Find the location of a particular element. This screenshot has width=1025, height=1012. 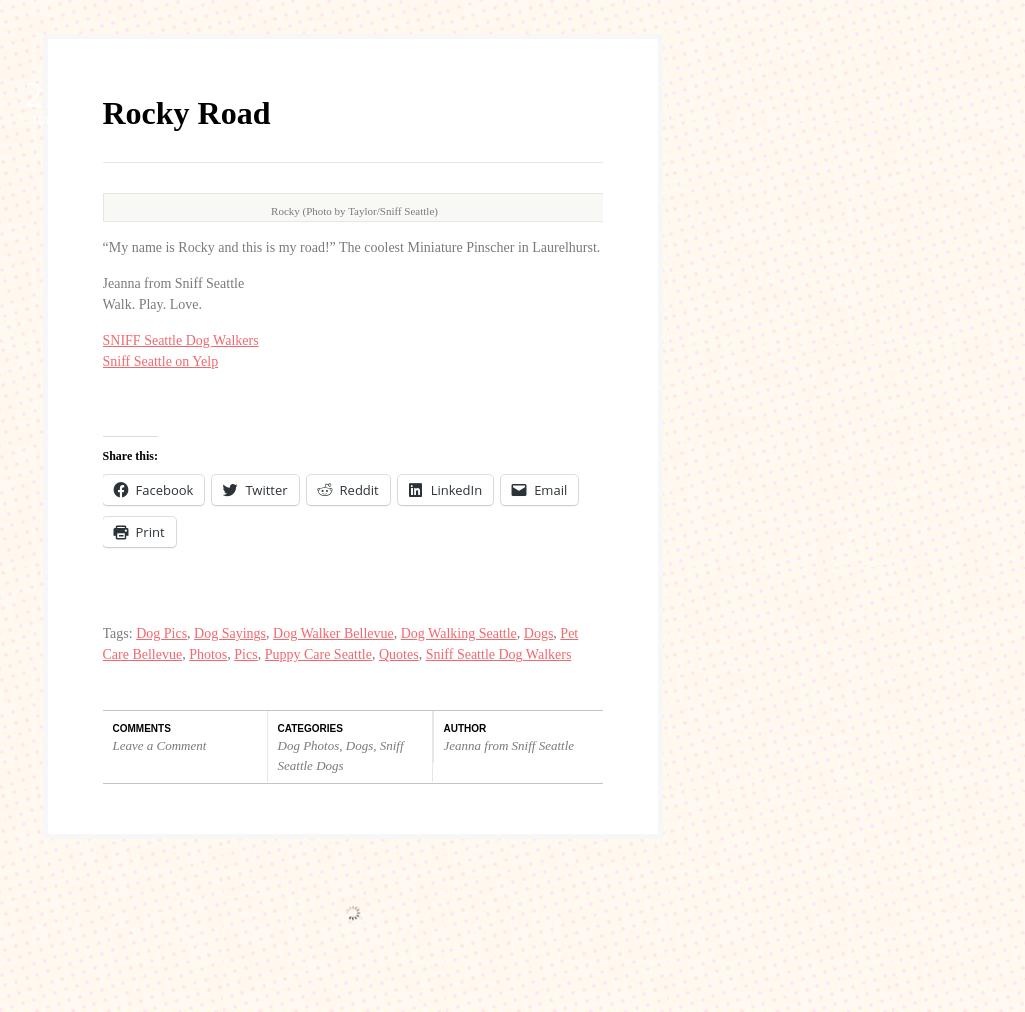

'Puppy Care Seattle' is located at coordinates (317, 278).